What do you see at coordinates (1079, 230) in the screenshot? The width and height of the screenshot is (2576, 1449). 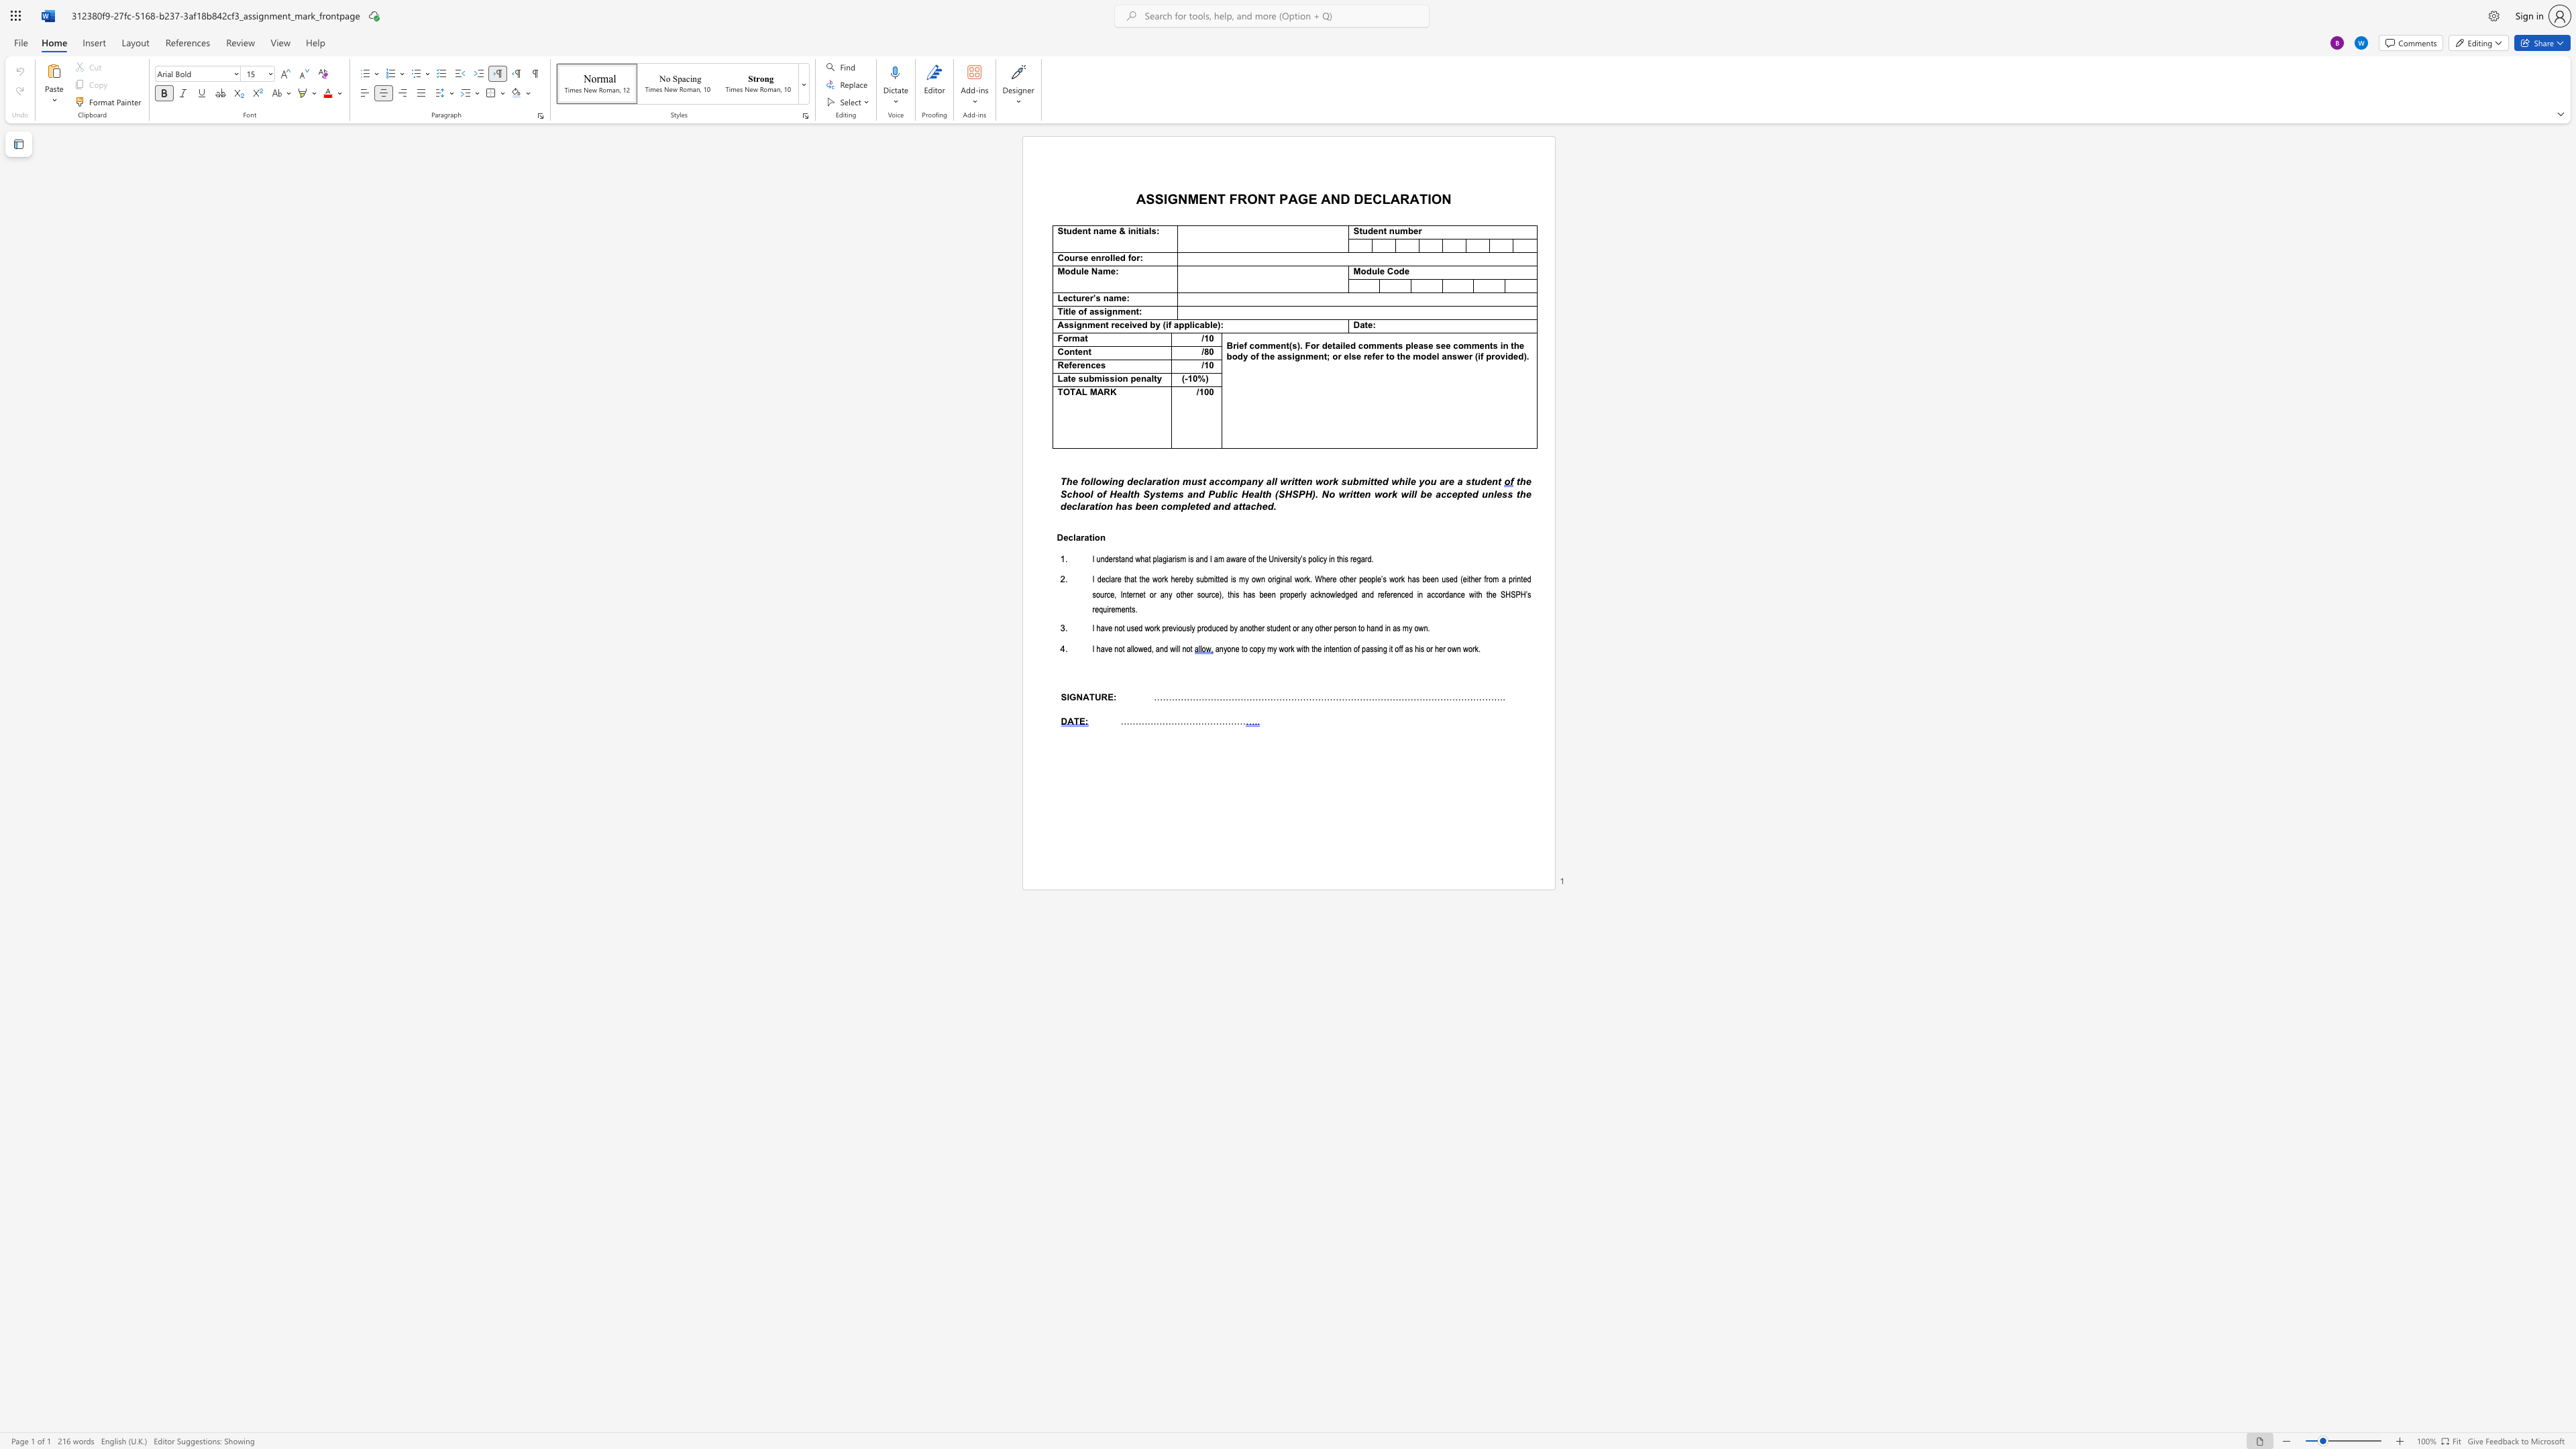 I see `the 1th character "e" in the text` at bounding box center [1079, 230].